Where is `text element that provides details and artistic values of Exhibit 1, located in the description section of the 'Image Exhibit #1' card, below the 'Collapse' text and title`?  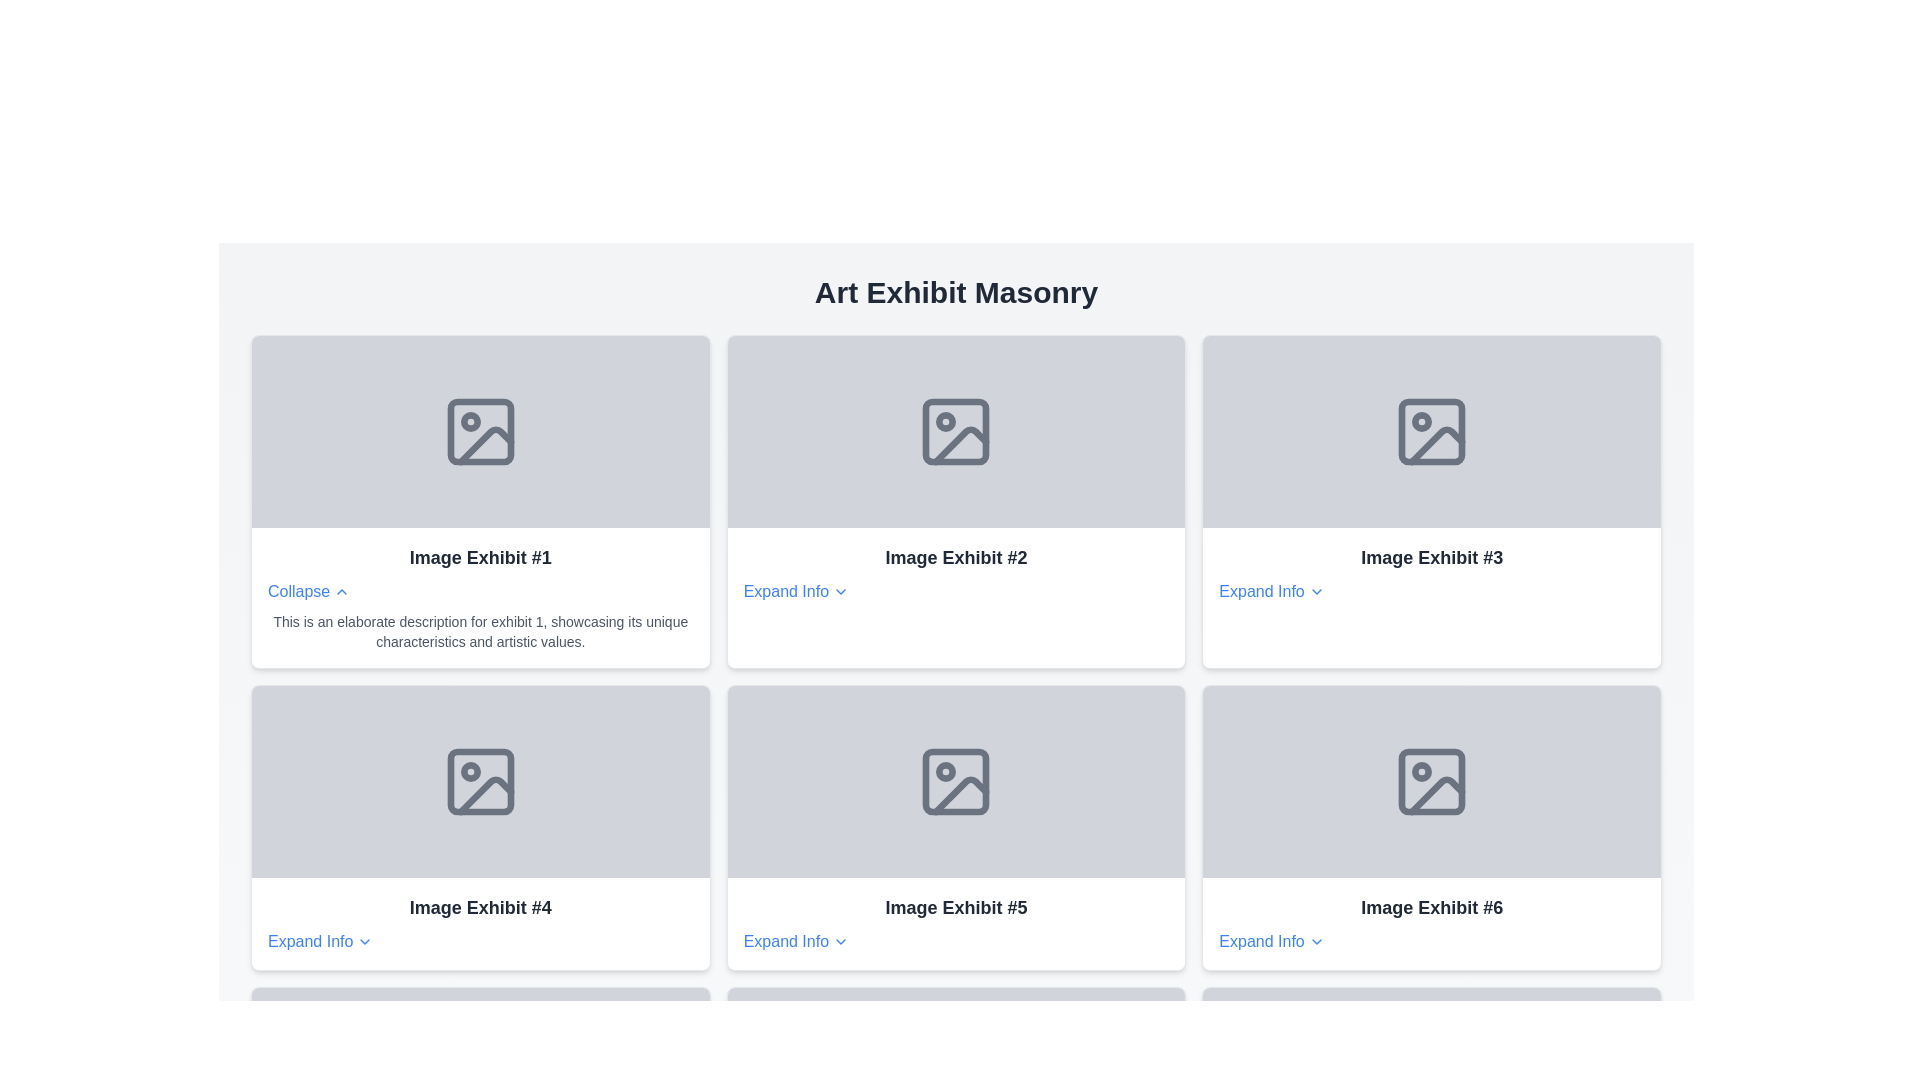
text element that provides details and artistic values of Exhibit 1, located in the description section of the 'Image Exhibit #1' card, below the 'Collapse' text and title is located at coordinates (480, 632).